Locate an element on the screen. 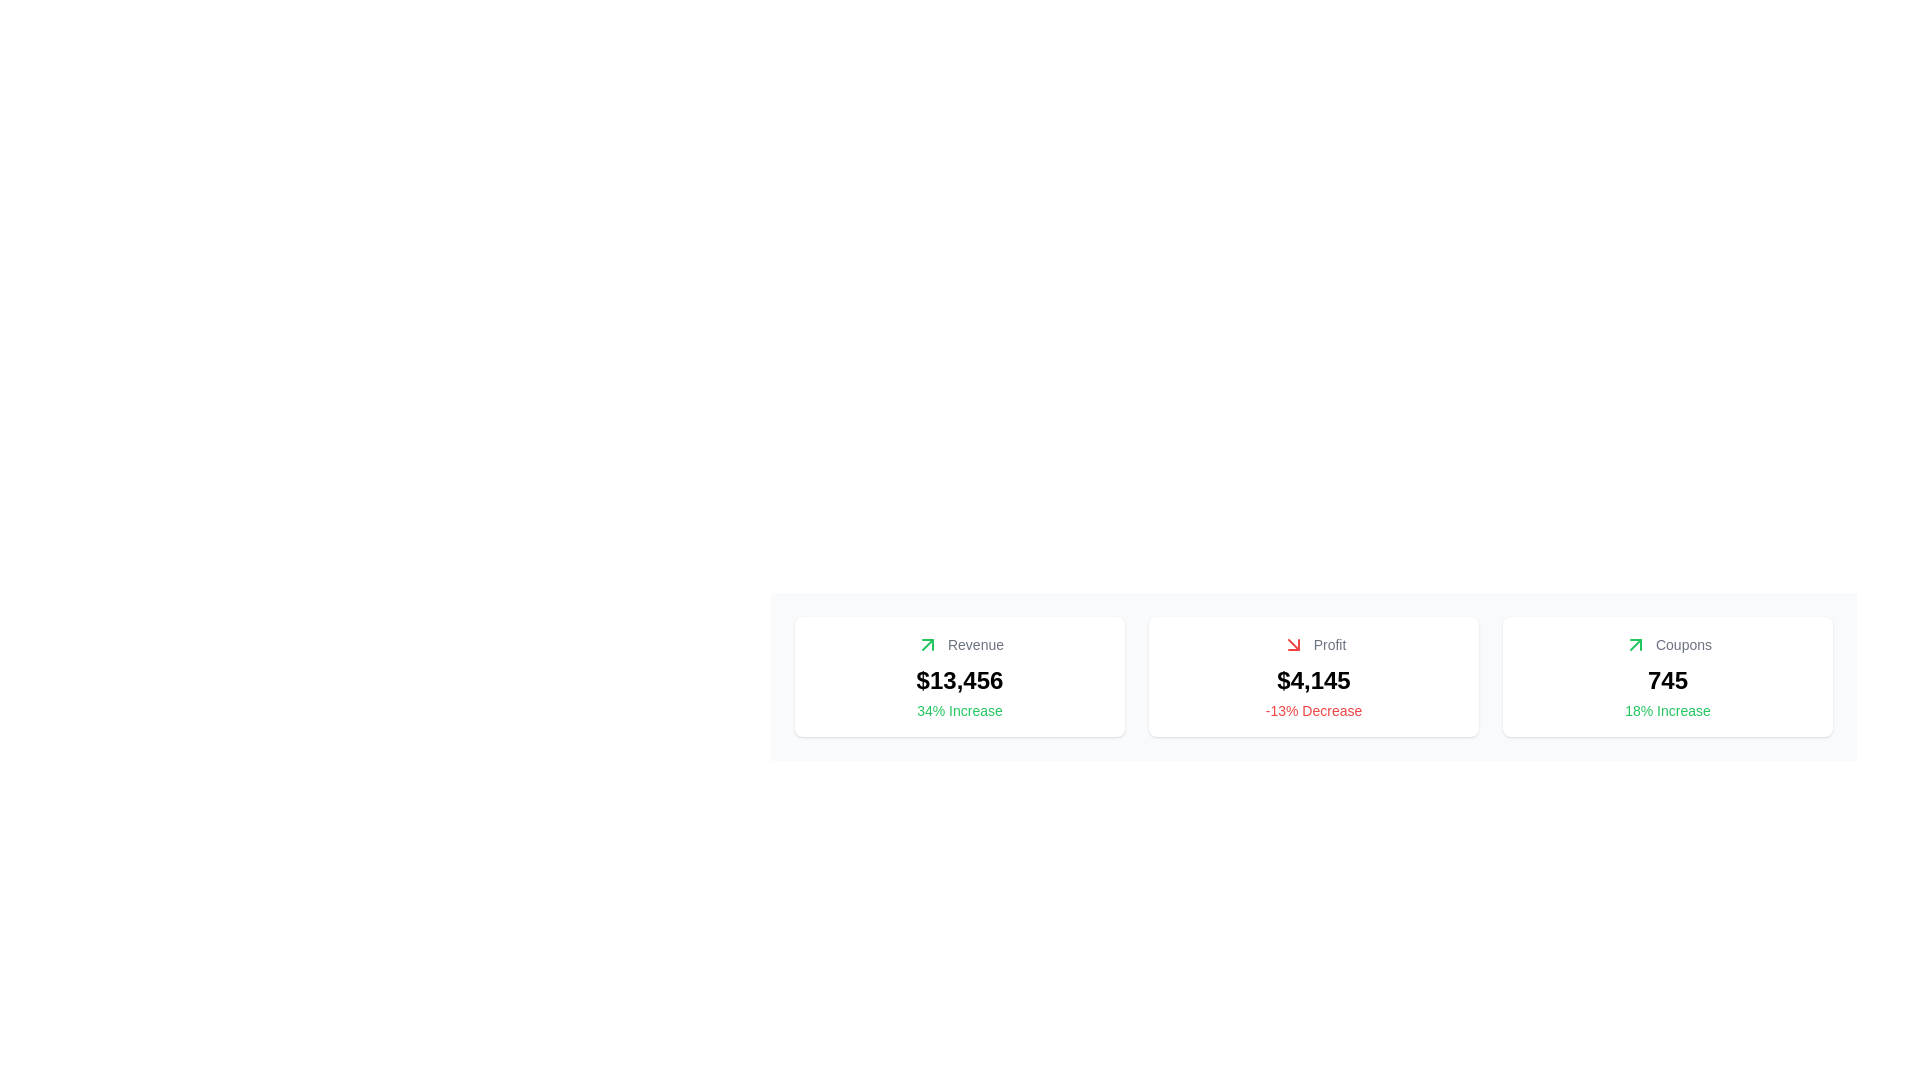  the 'Profit' label, which is a small gray text label indicating a downward trend, positioned to the right of a red arrow icon, located within the second card from the left is located at coordinates (1329, 644).